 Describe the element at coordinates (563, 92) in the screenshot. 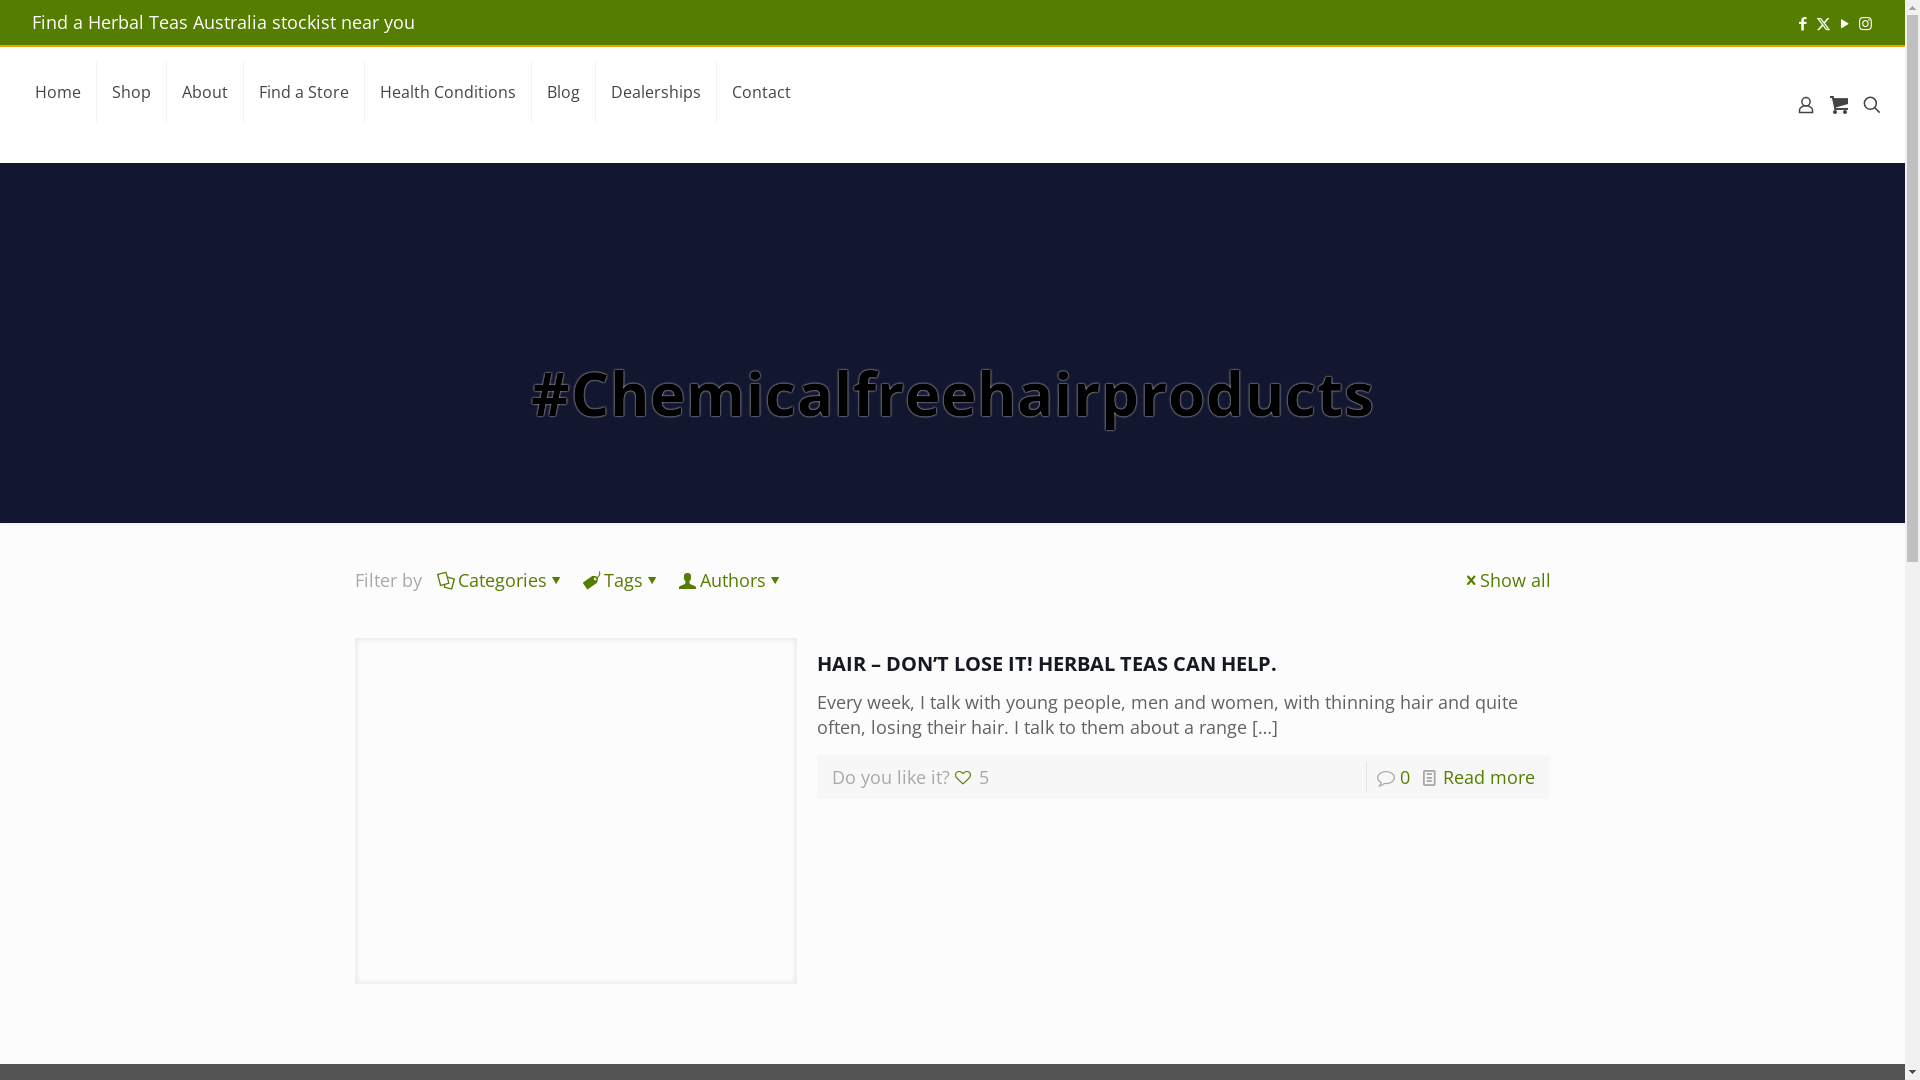

I see `'Blog'` at that location.